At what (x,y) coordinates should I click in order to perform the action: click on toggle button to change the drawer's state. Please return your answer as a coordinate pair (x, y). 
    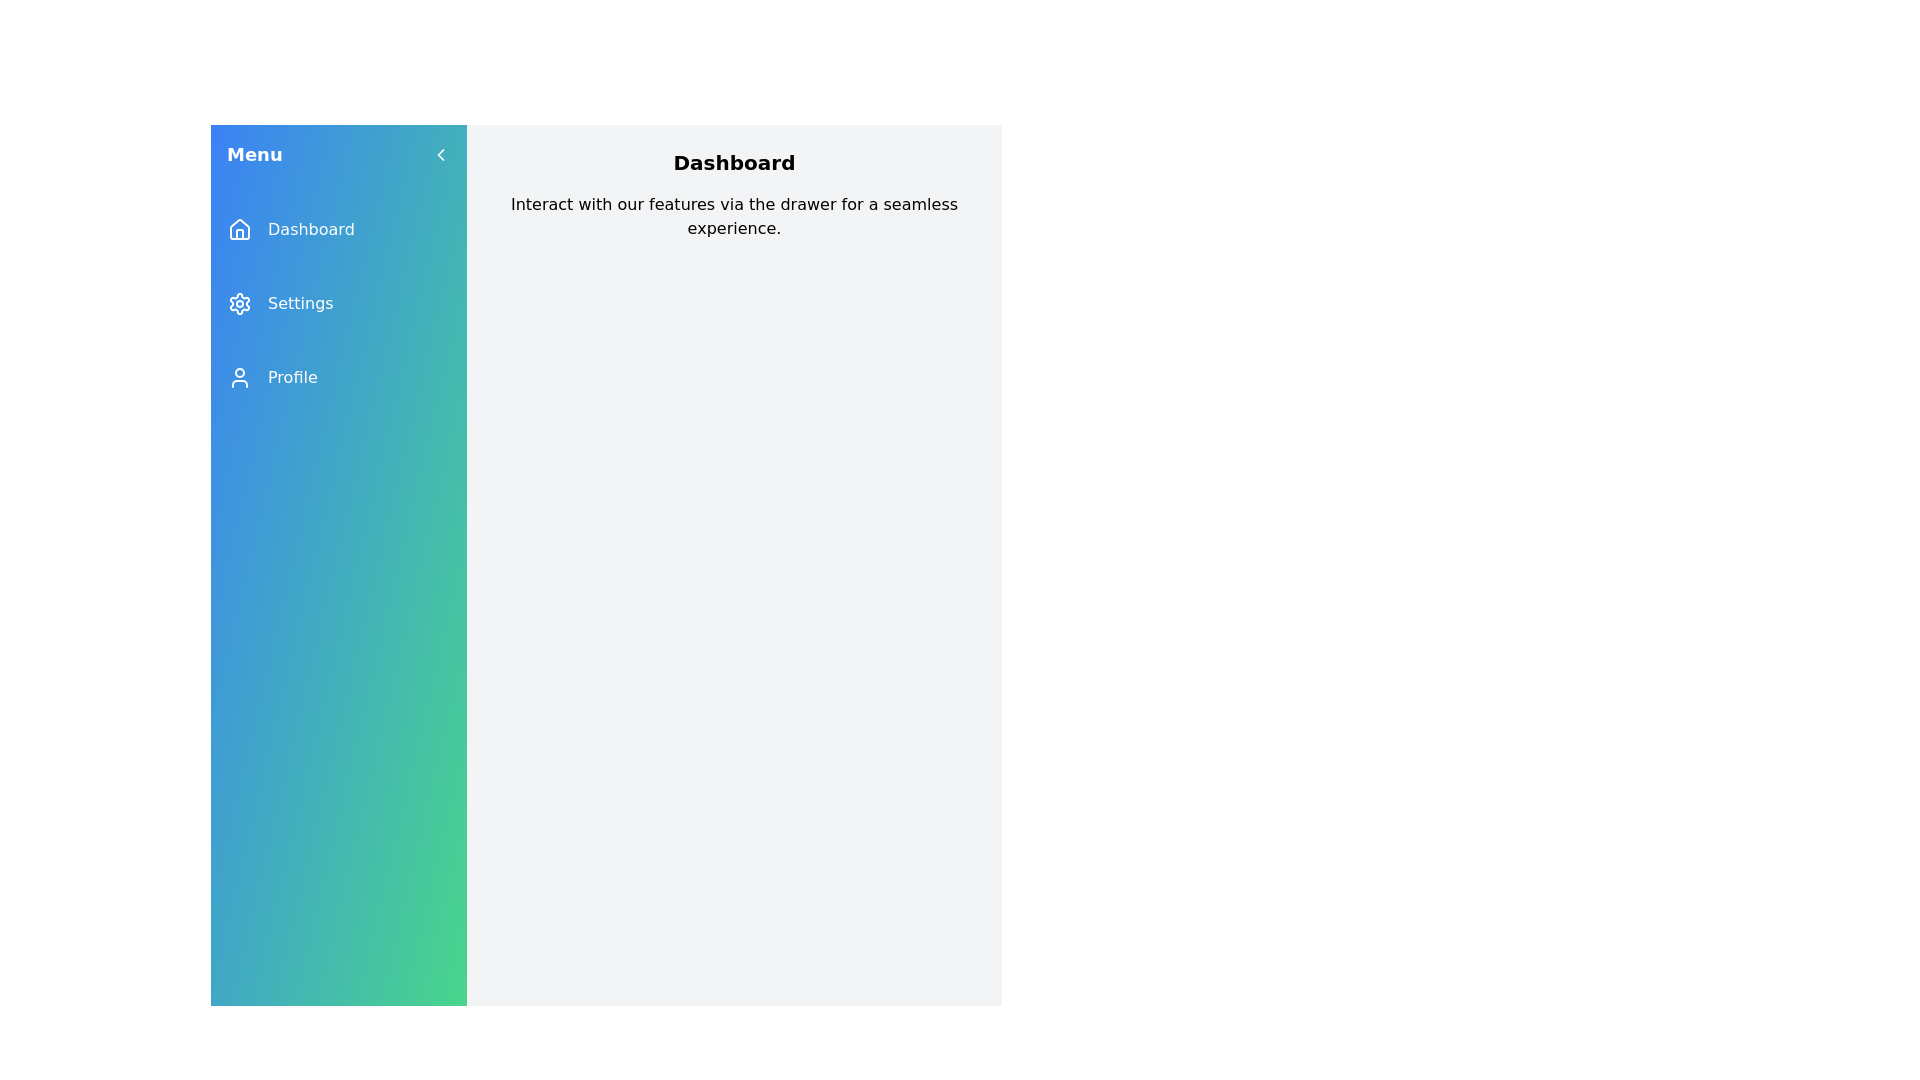
    Looking at the image, I should click on (440, 153).